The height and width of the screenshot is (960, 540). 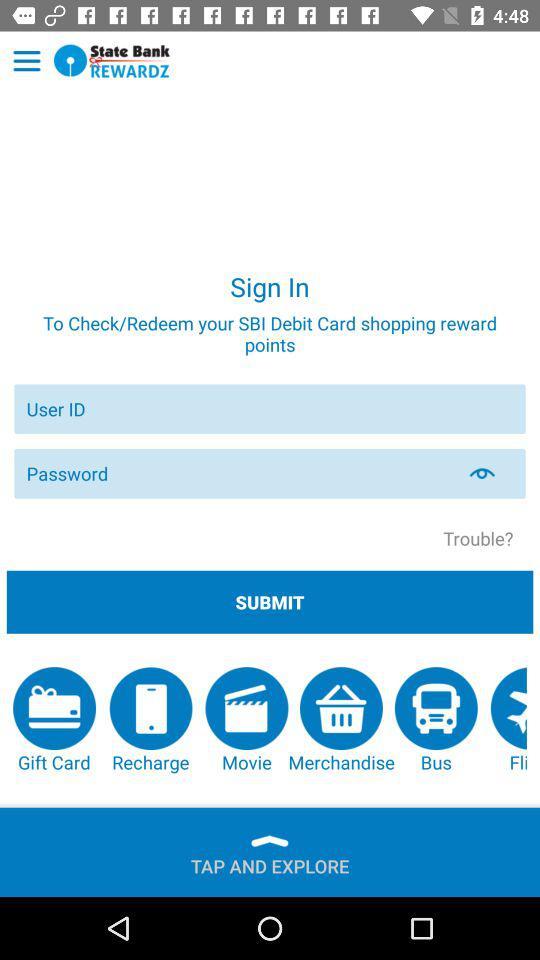 I want to click on use id, so click(x=270, y=408).